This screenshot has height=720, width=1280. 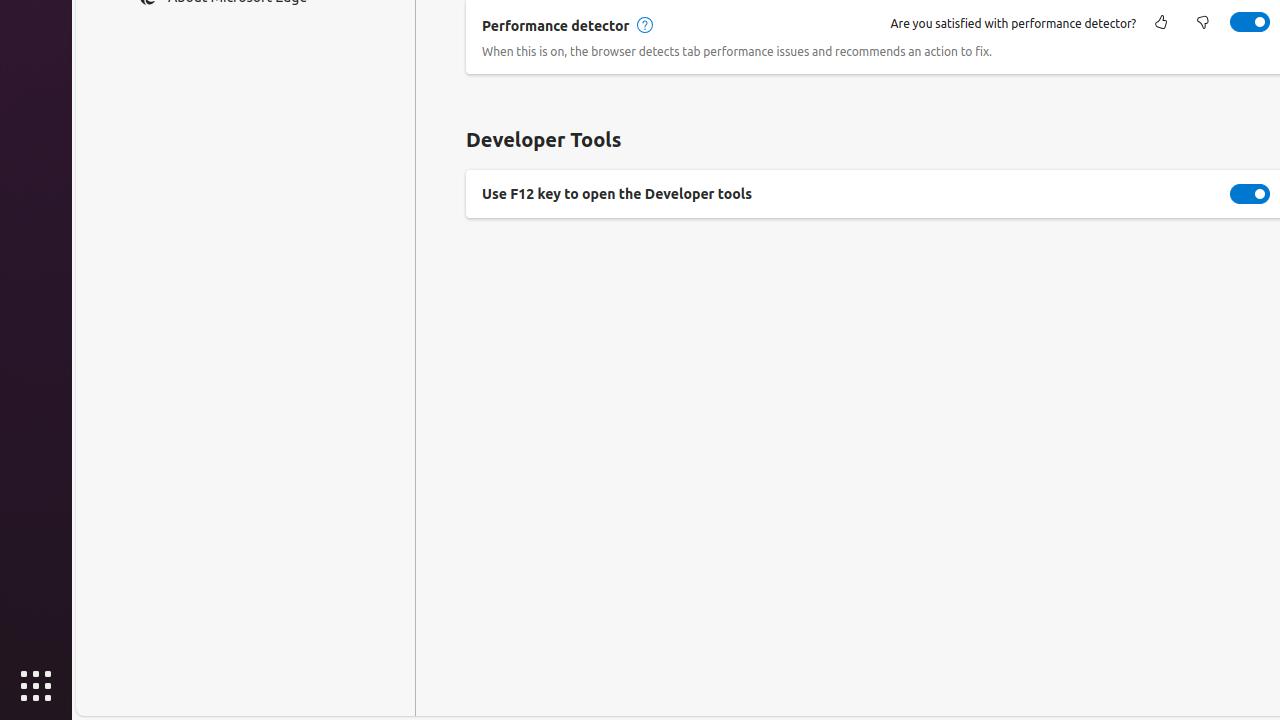 What do you see at coordinates (643, 25) in the screenshot?
I see `'Performance detector, learn more'` at bounding box center [643, 25].